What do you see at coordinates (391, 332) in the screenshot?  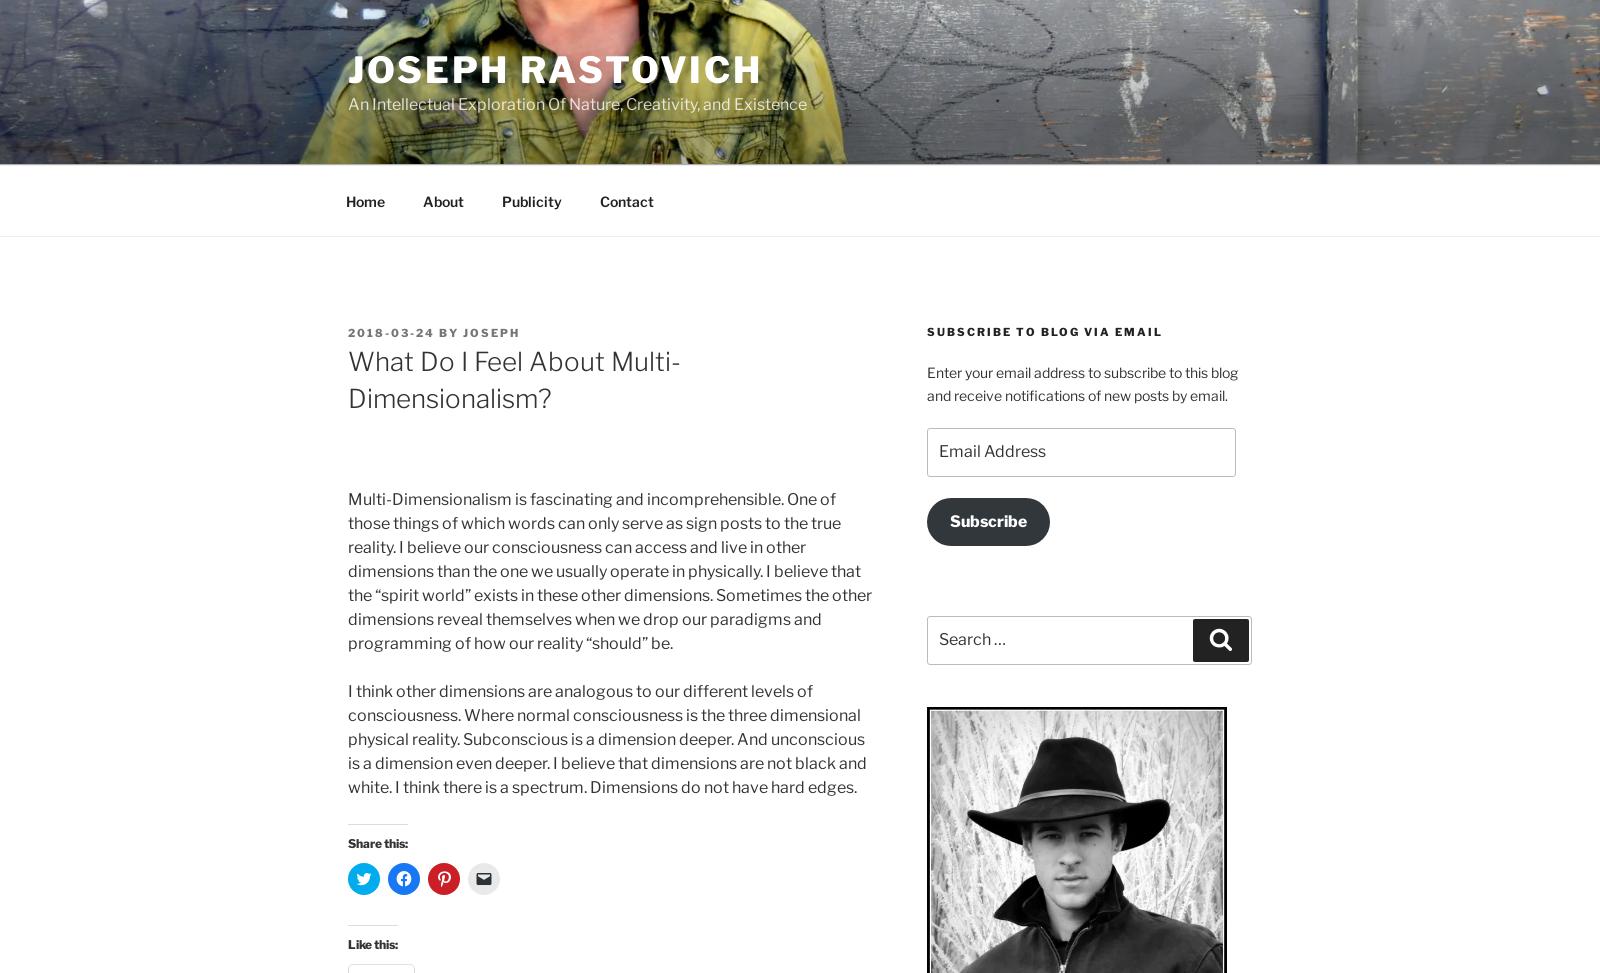 I see `'2018-03-24'` at bounding box center [391, 332].